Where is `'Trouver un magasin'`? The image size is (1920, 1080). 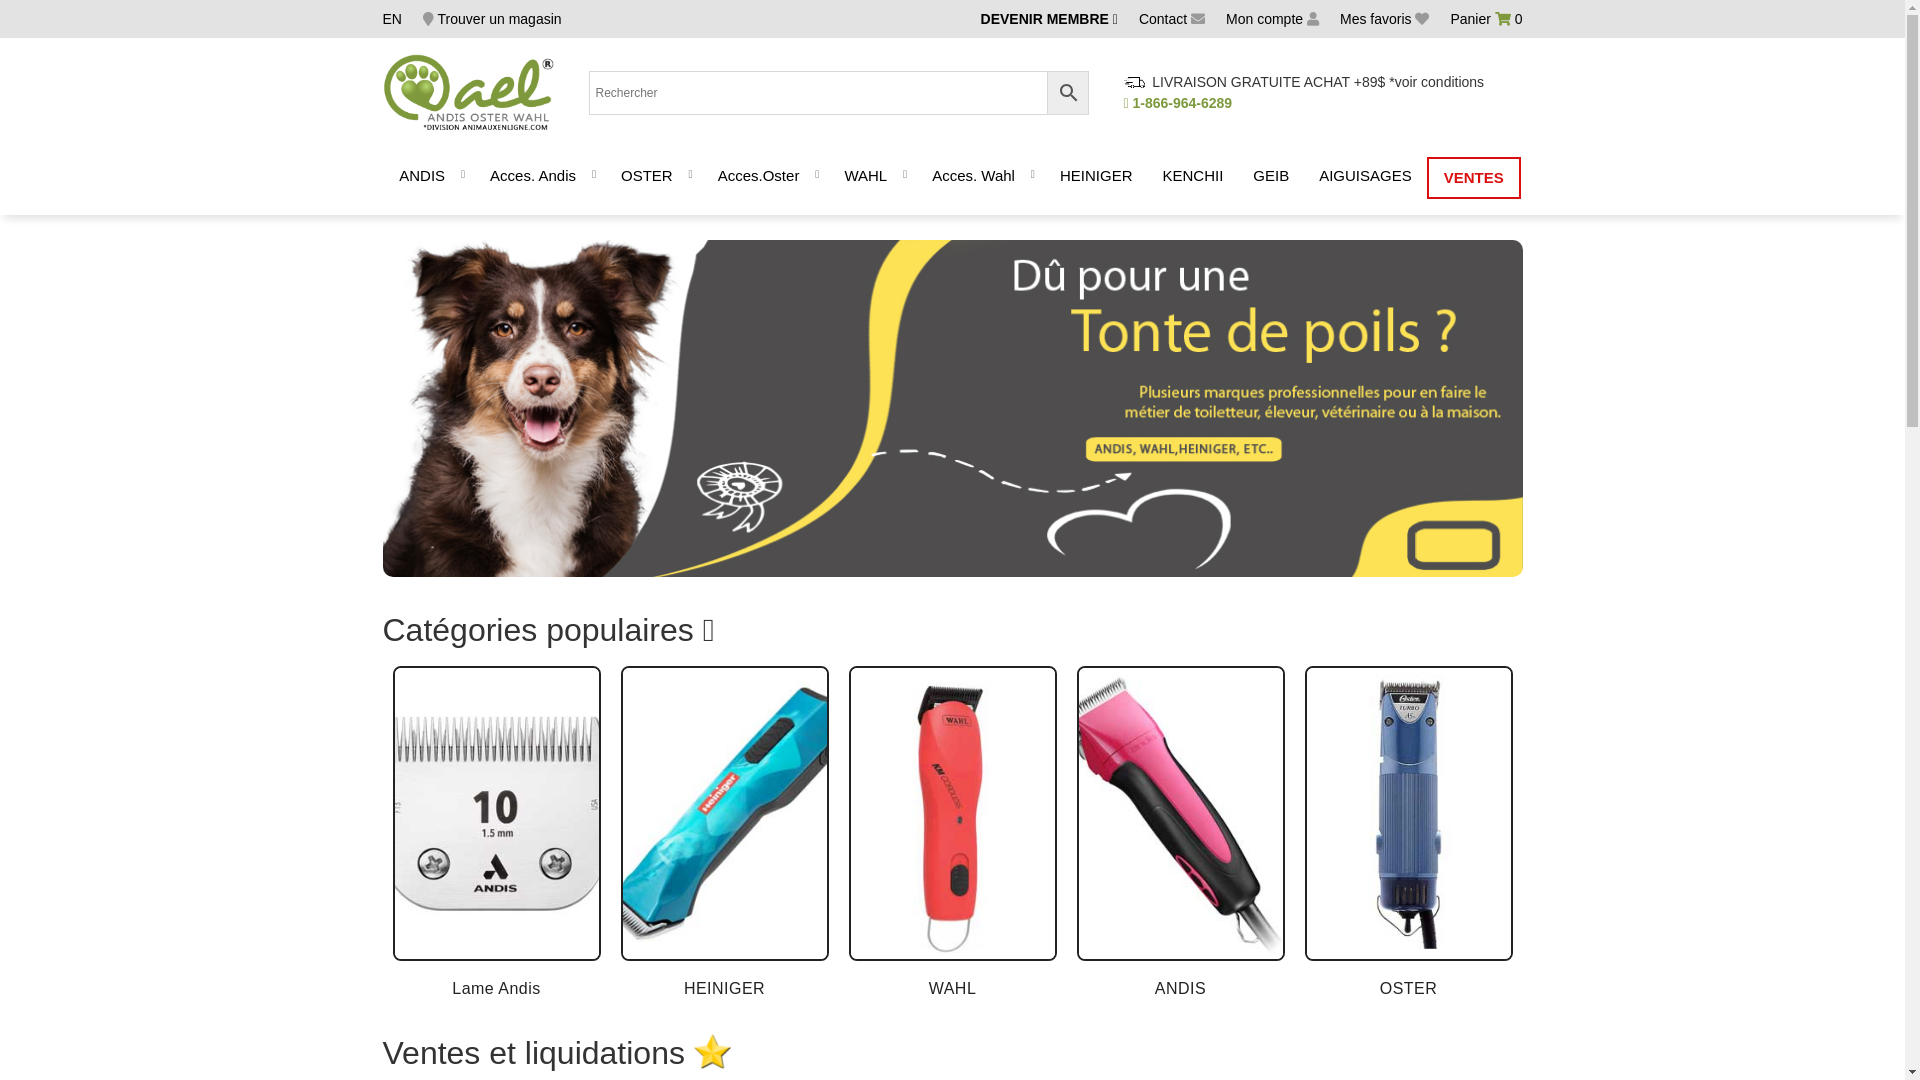
'Trouver un magasin' is located at coordinates (492, 19).